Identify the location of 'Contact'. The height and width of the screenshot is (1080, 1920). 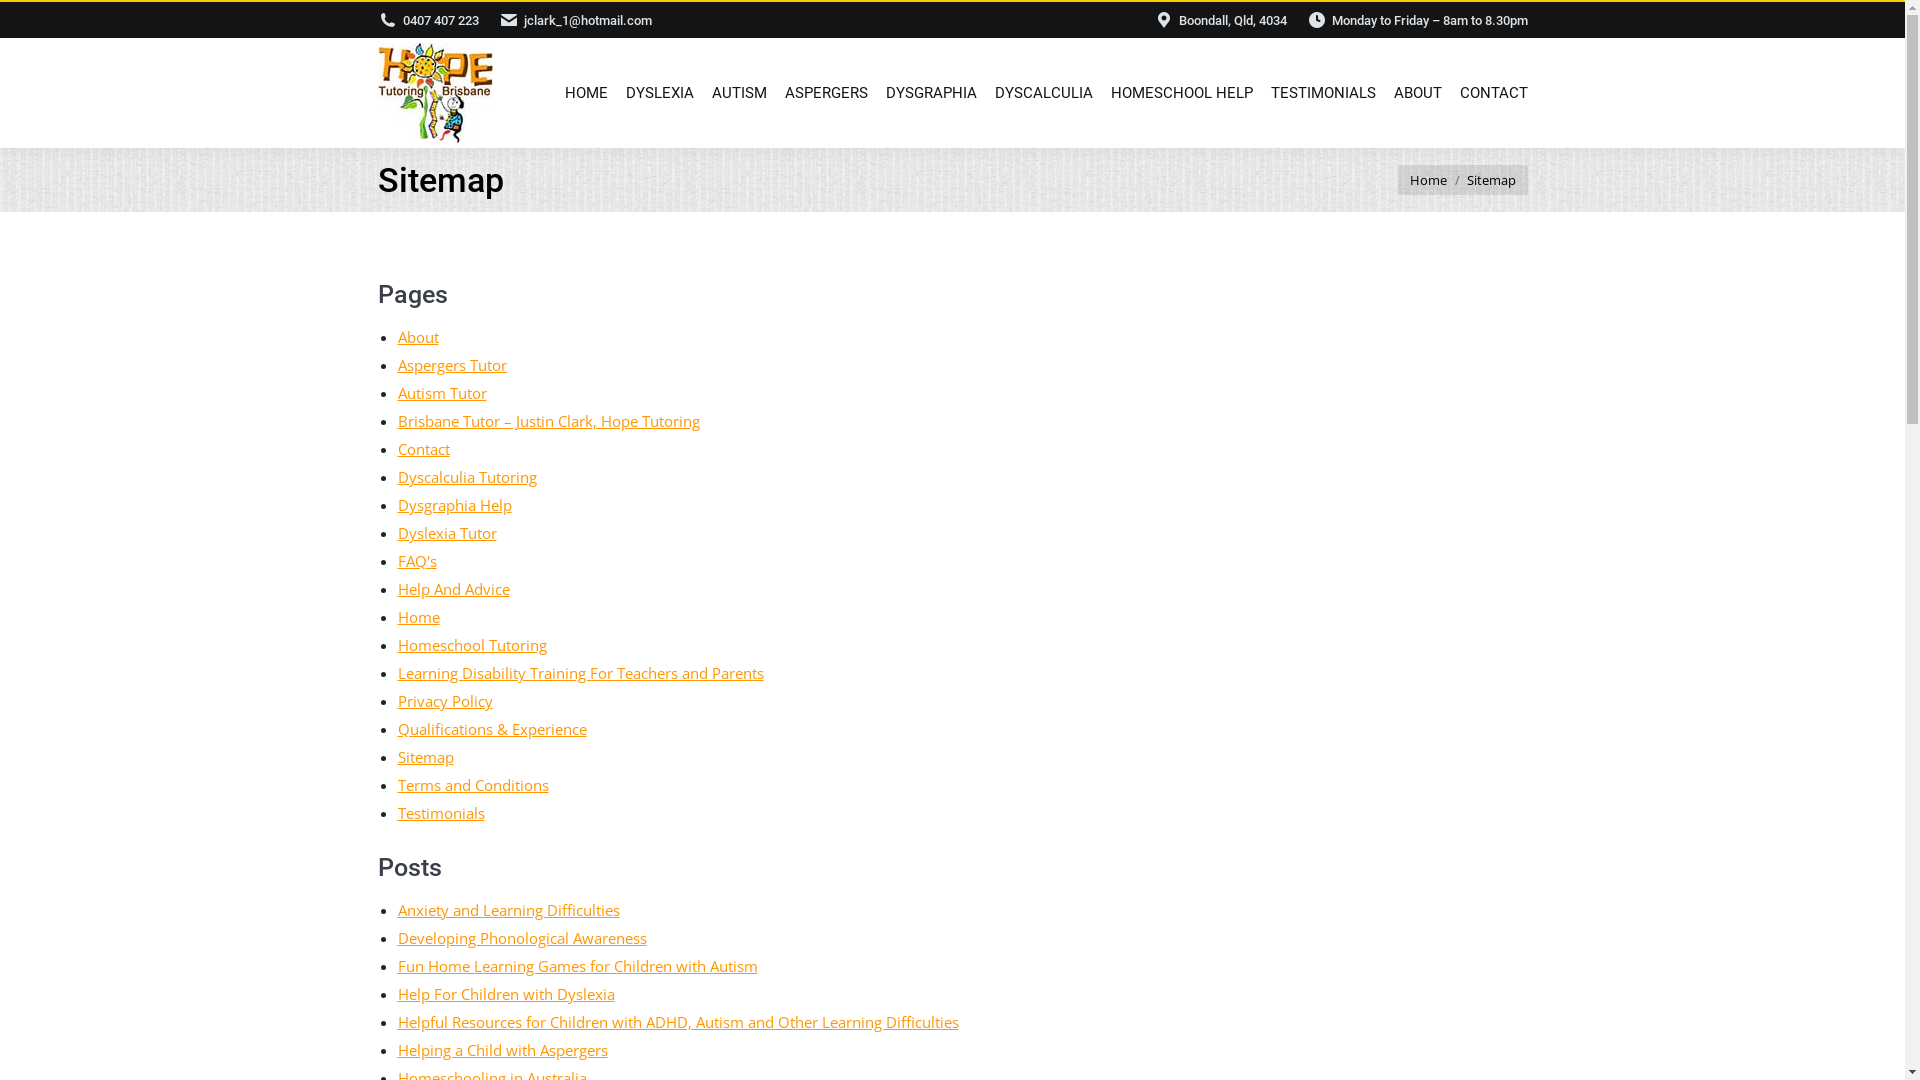
(422, 447).